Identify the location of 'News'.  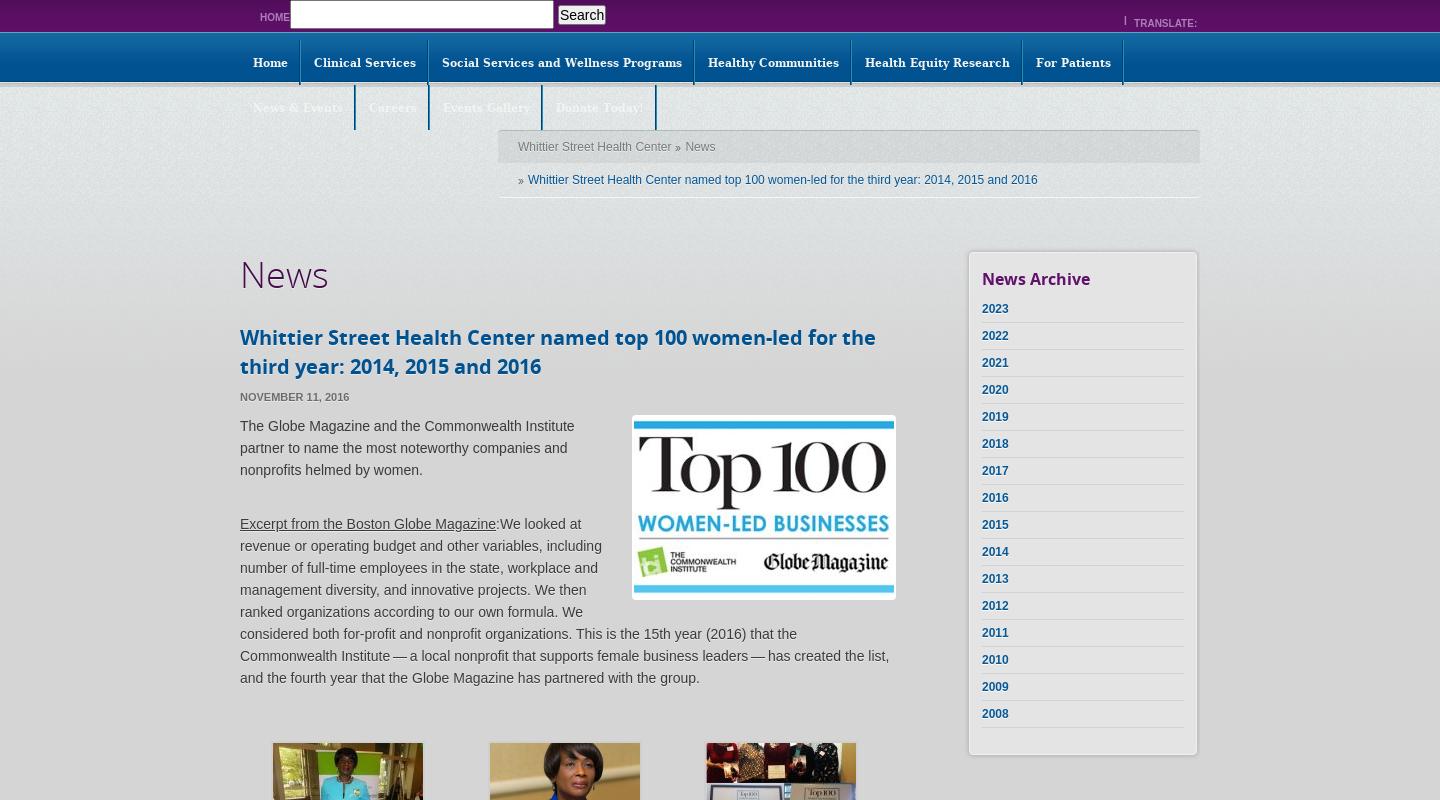
(283, 274).